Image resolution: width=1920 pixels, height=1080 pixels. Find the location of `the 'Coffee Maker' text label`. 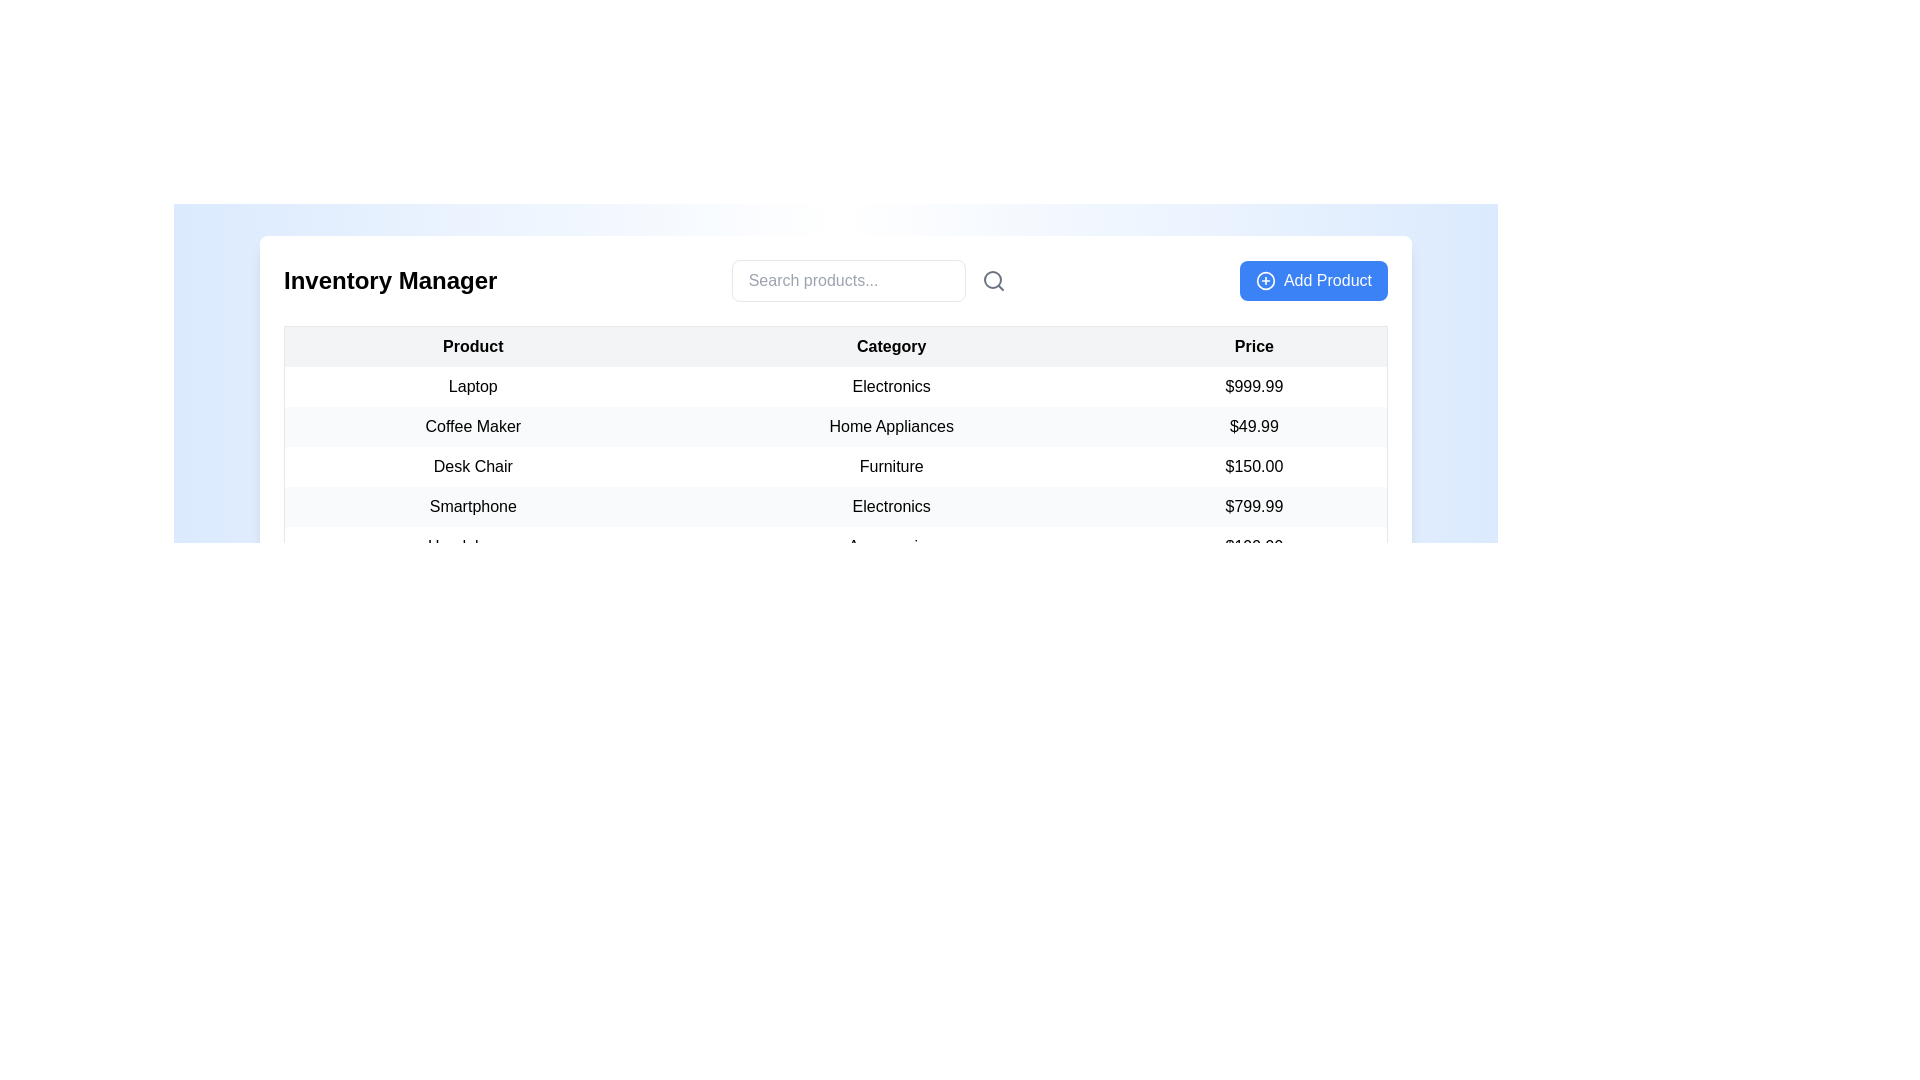

the 'Coffee Maker' text label is located at coordinates (472, 426).